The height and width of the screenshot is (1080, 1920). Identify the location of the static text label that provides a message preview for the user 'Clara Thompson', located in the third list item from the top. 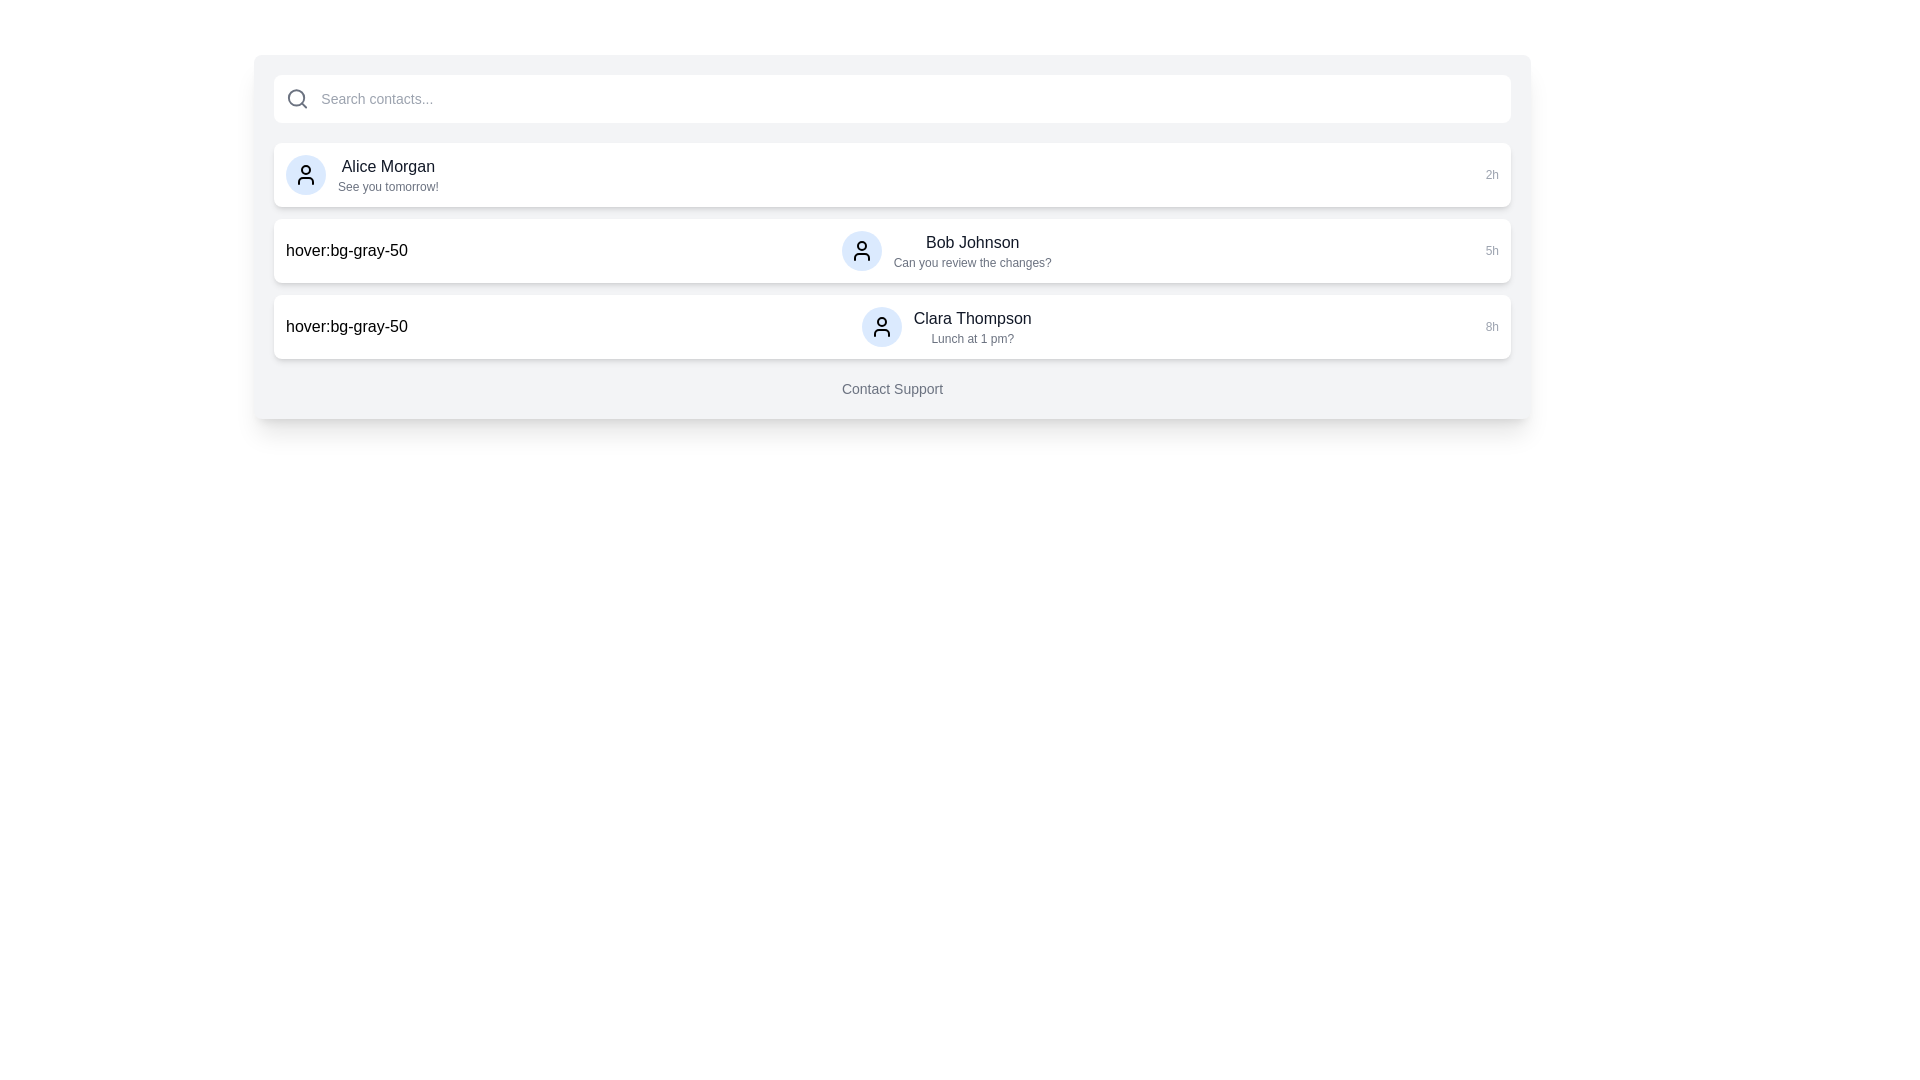
(972, 338).